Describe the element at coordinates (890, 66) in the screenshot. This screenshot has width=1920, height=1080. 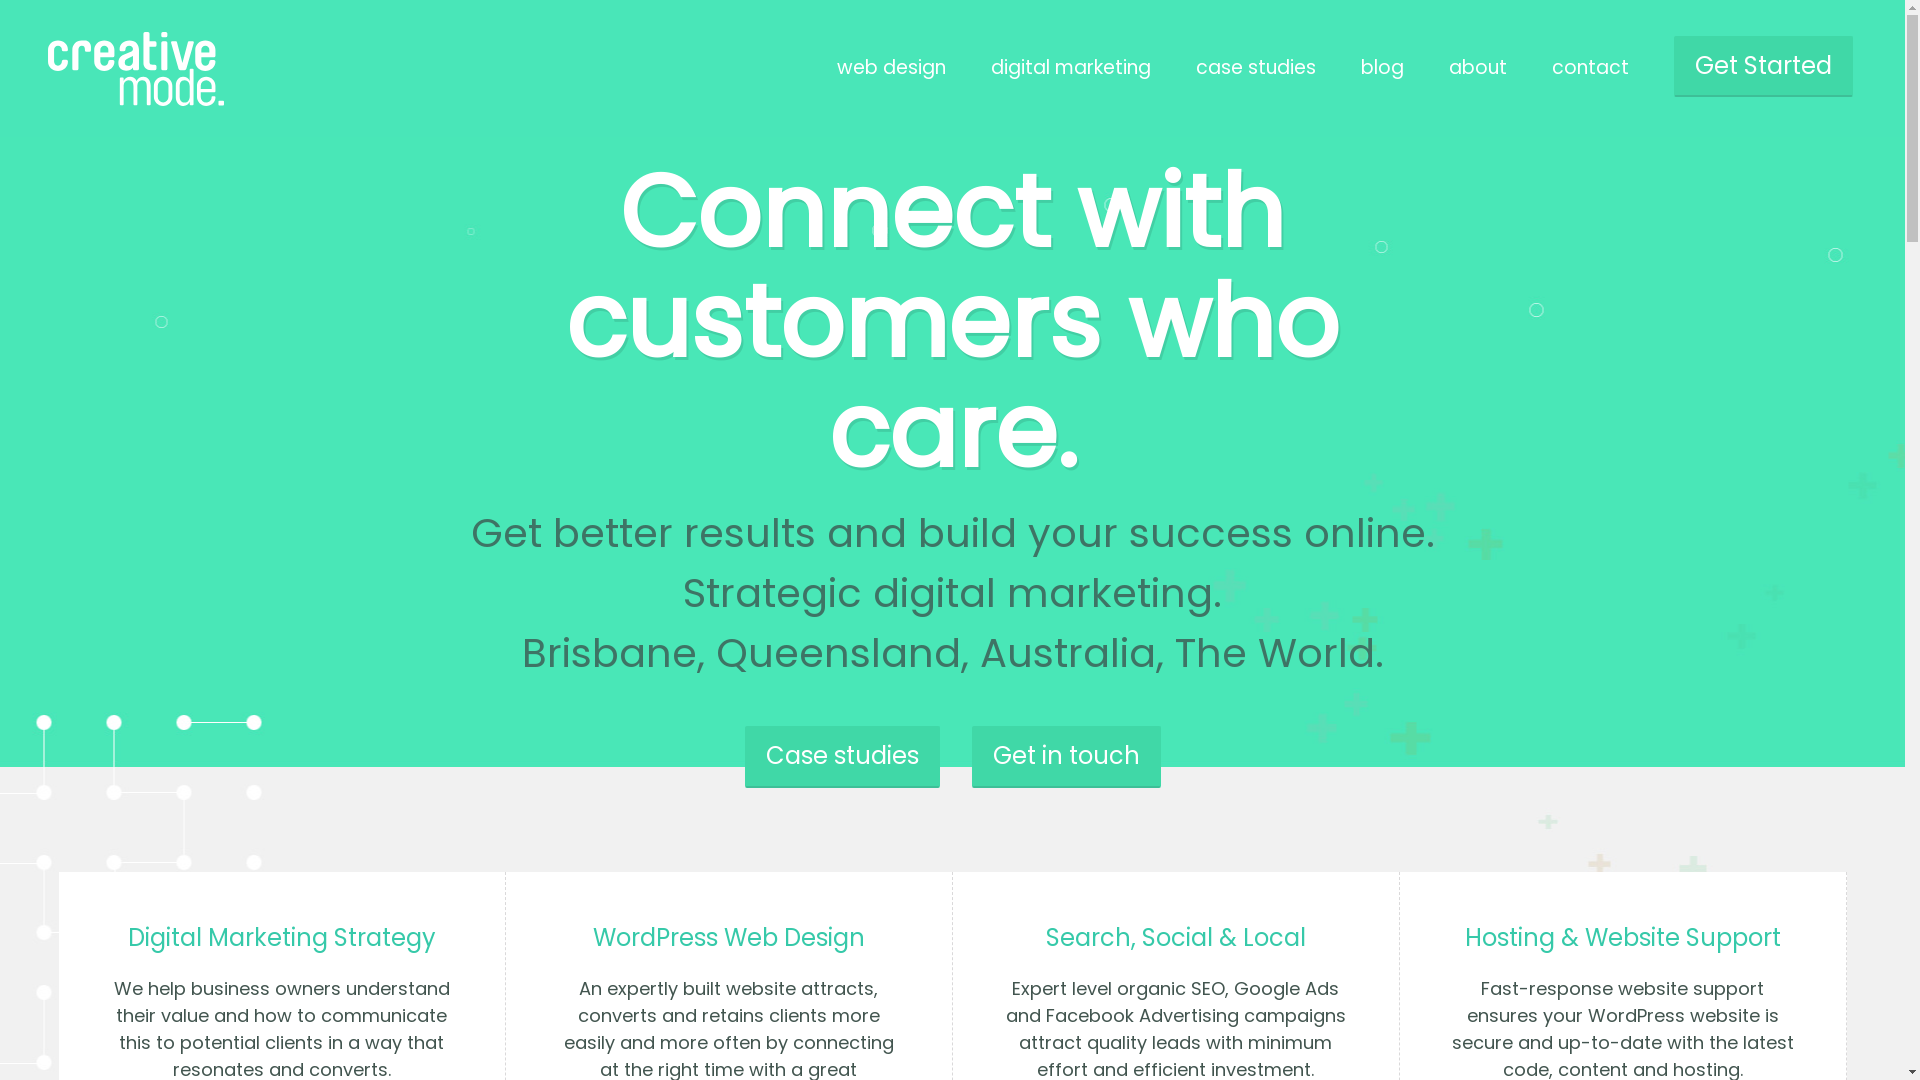
I see `'web design'` at that location.